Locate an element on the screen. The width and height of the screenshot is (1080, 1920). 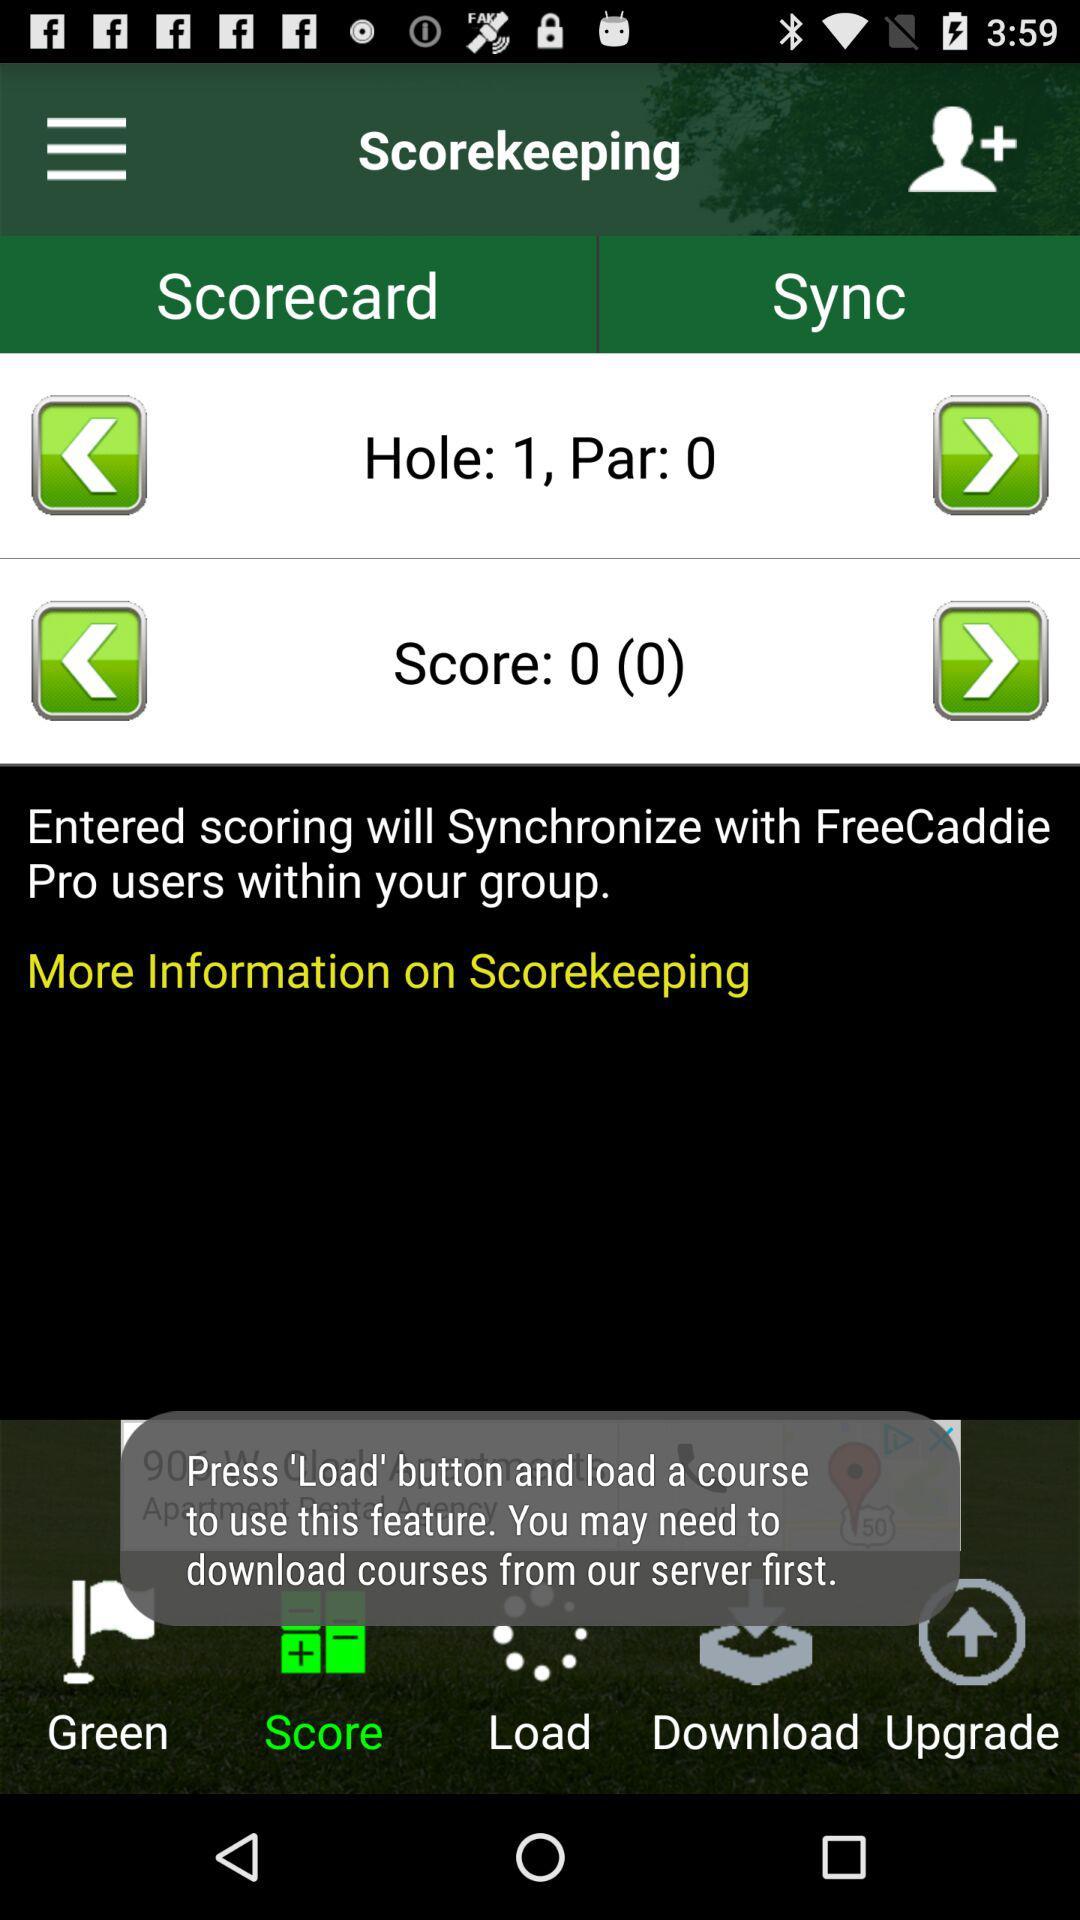
the follow icon is located at coordinates (961, 158).